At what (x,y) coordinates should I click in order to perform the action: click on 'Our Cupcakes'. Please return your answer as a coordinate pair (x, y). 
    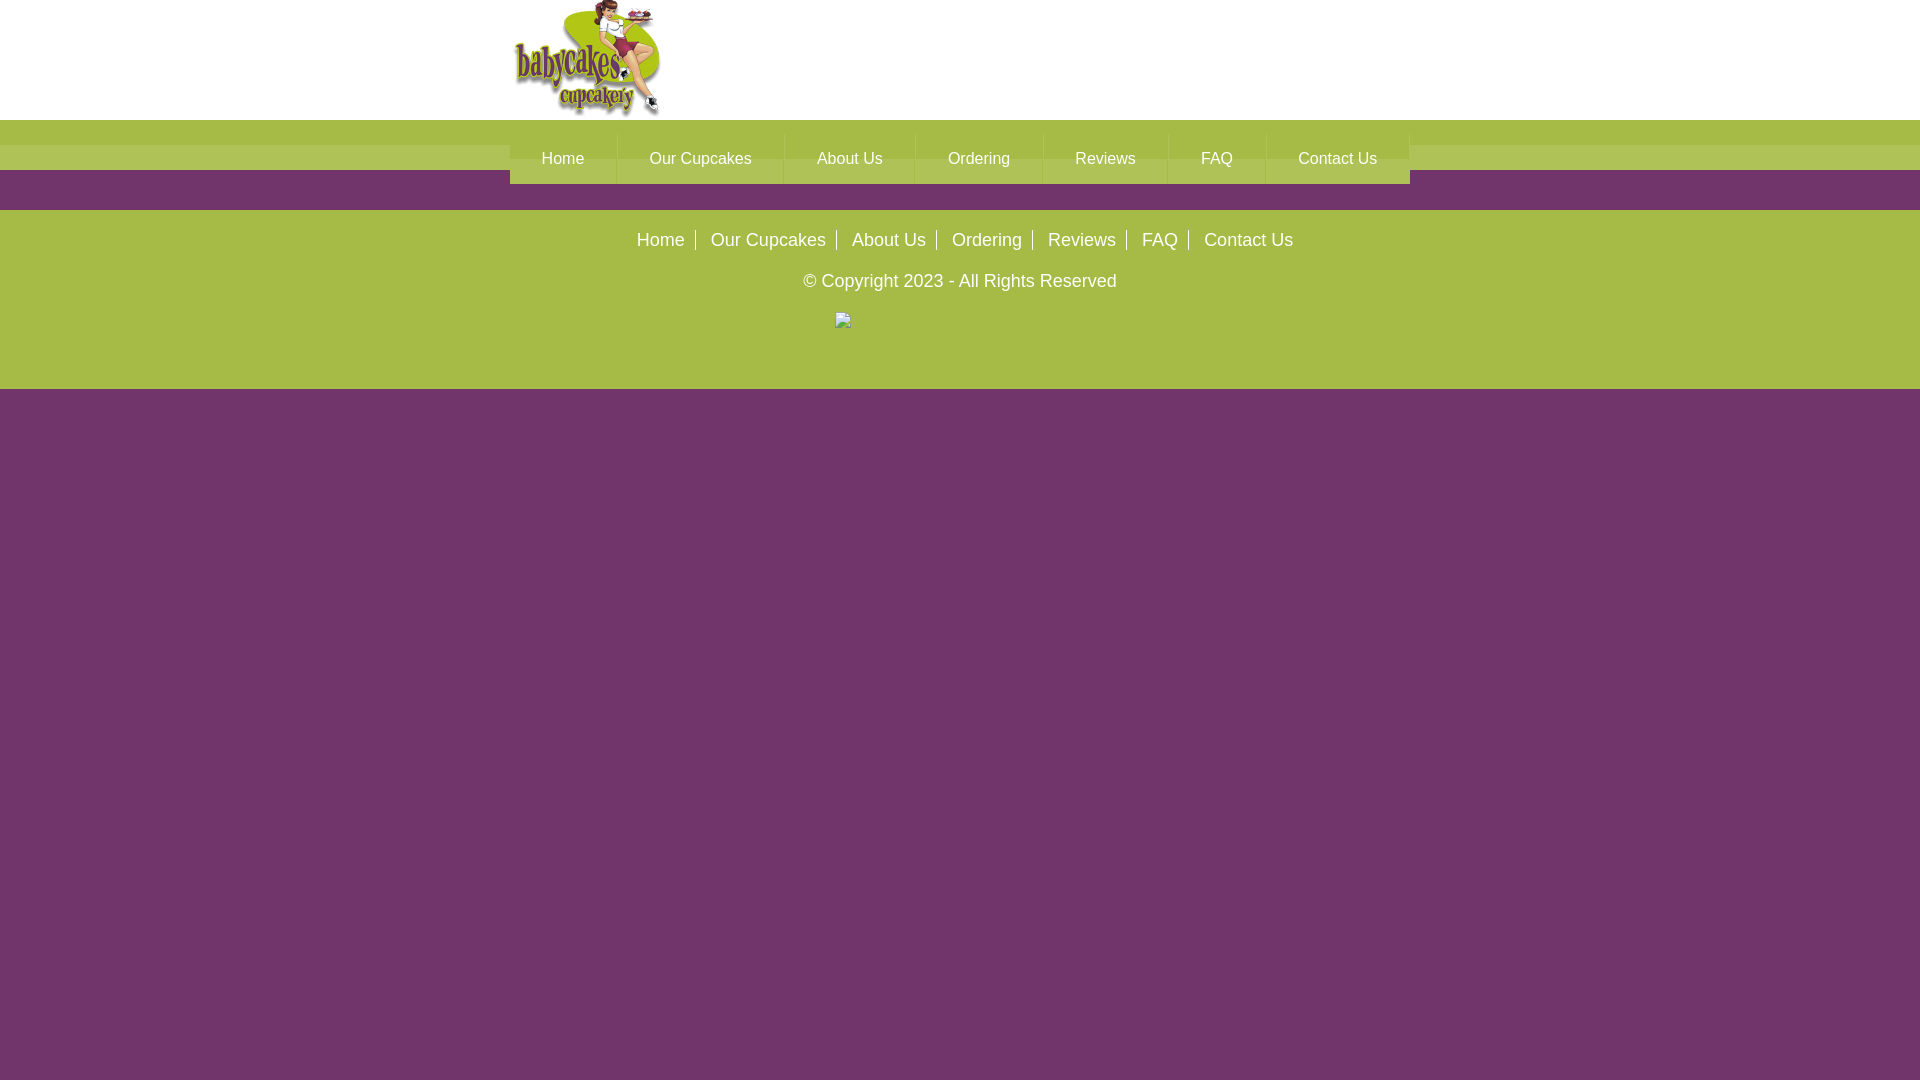
    Looking at the image, I should click on (767, 238).